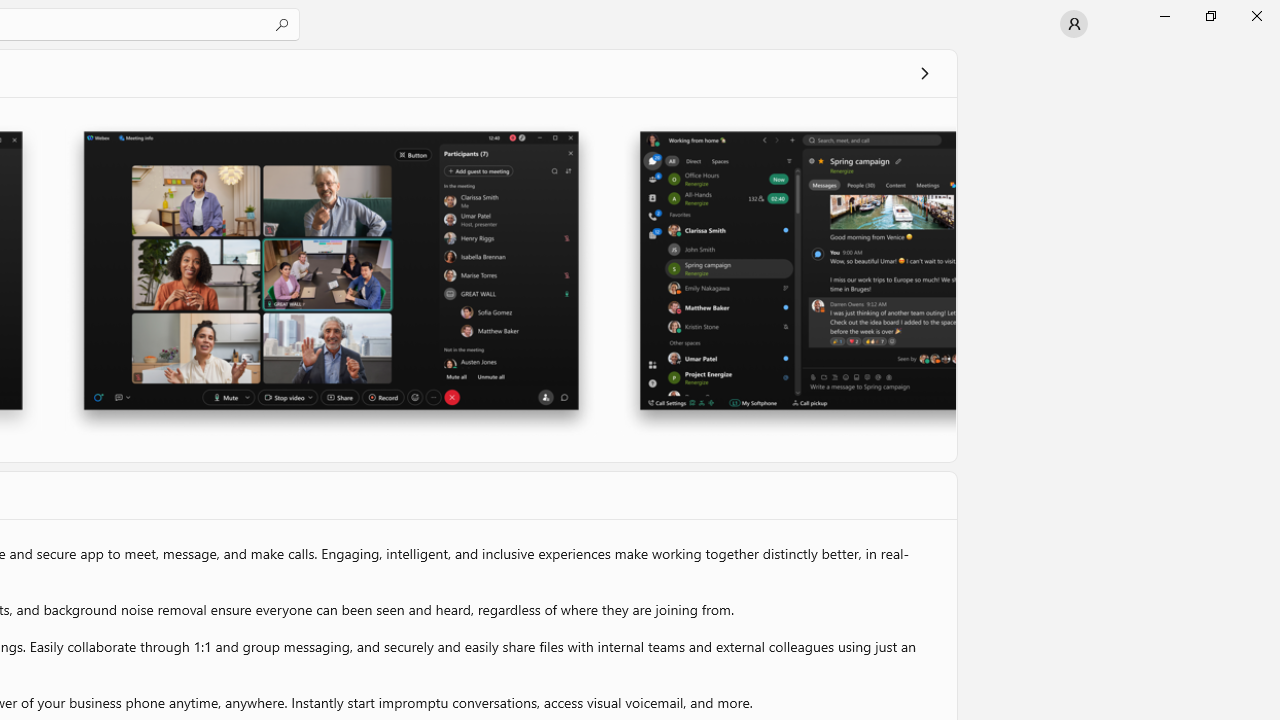 The width and height of the screenshot is (1280, 720). What do you see at coordinates (1164, 15) in the screenshot?
I see `'Minimize Microsoft Store'` at bounding box center [1164, 15].